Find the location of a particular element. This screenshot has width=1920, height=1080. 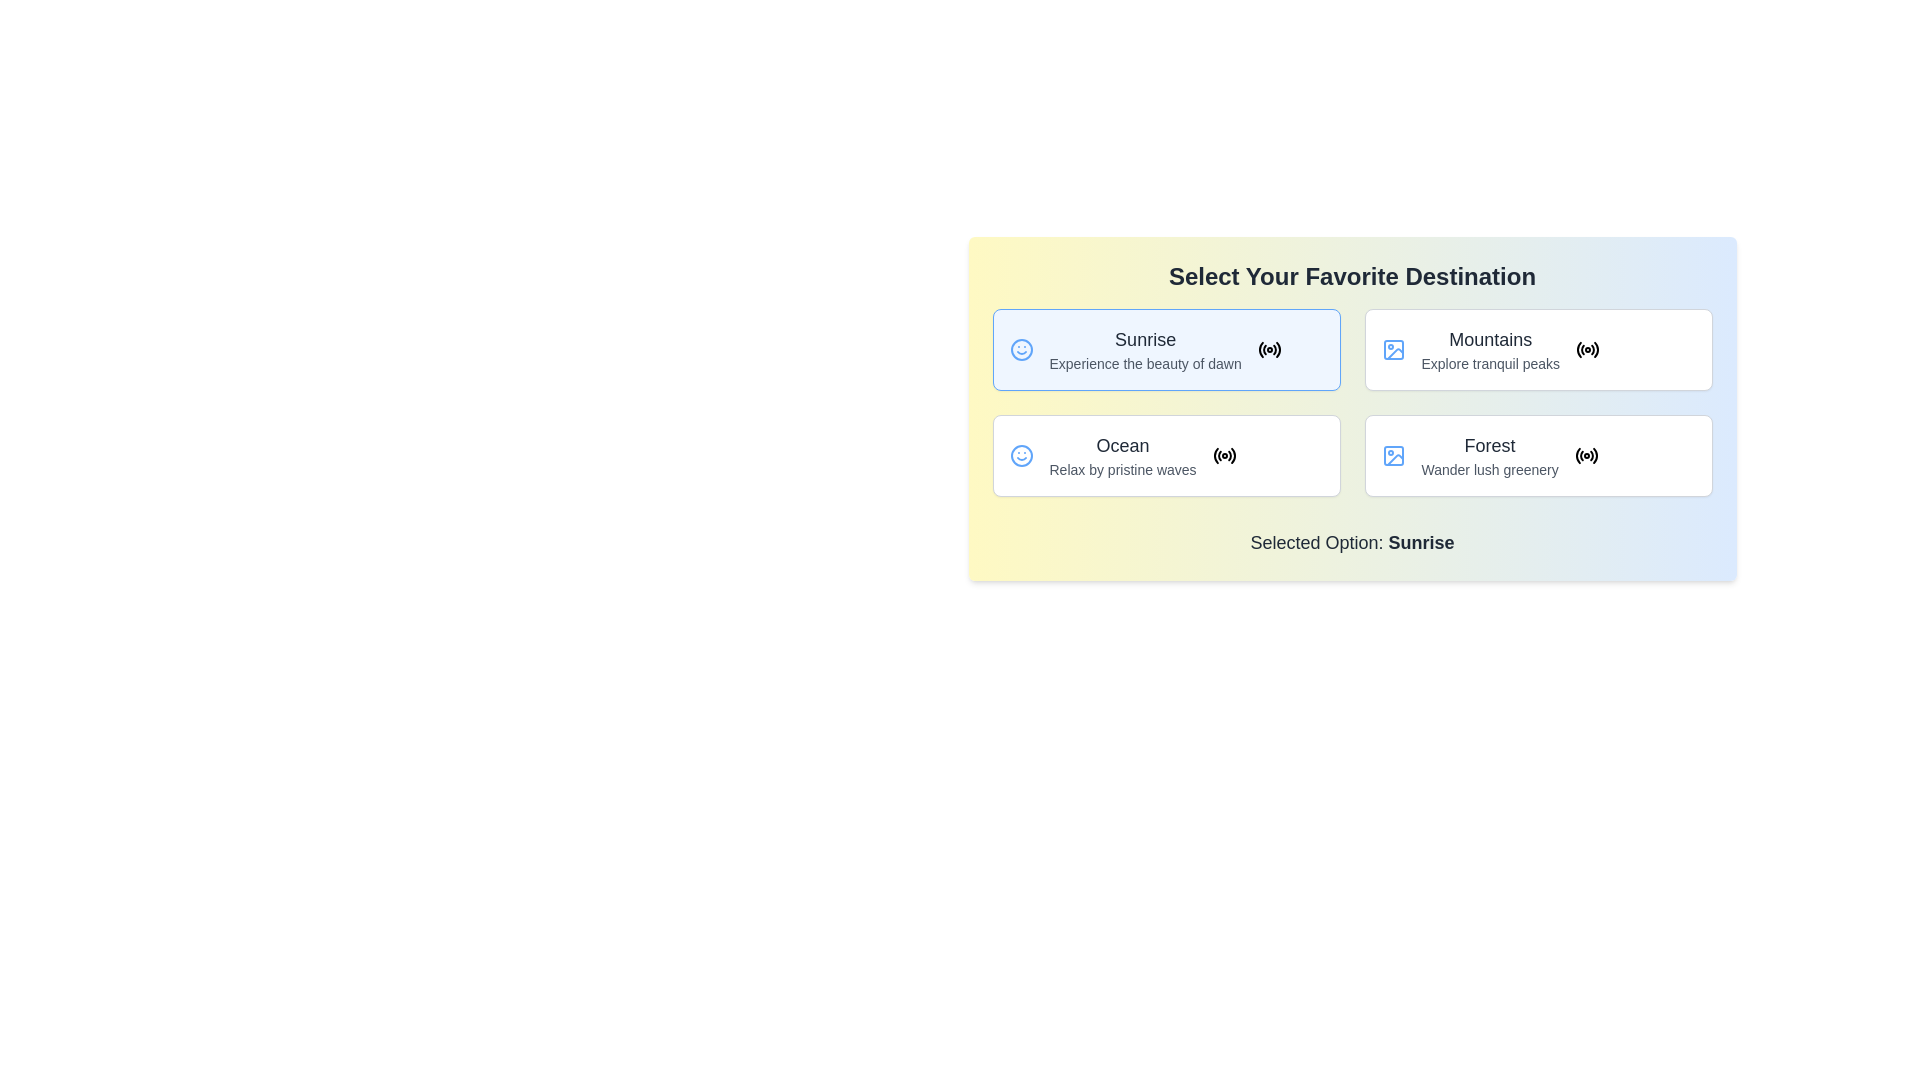

the prominent heading labeled 'Select Your Favorite Destination', styled in bold and large text, located at the top of the interface is located at coordinates (1352, 277).